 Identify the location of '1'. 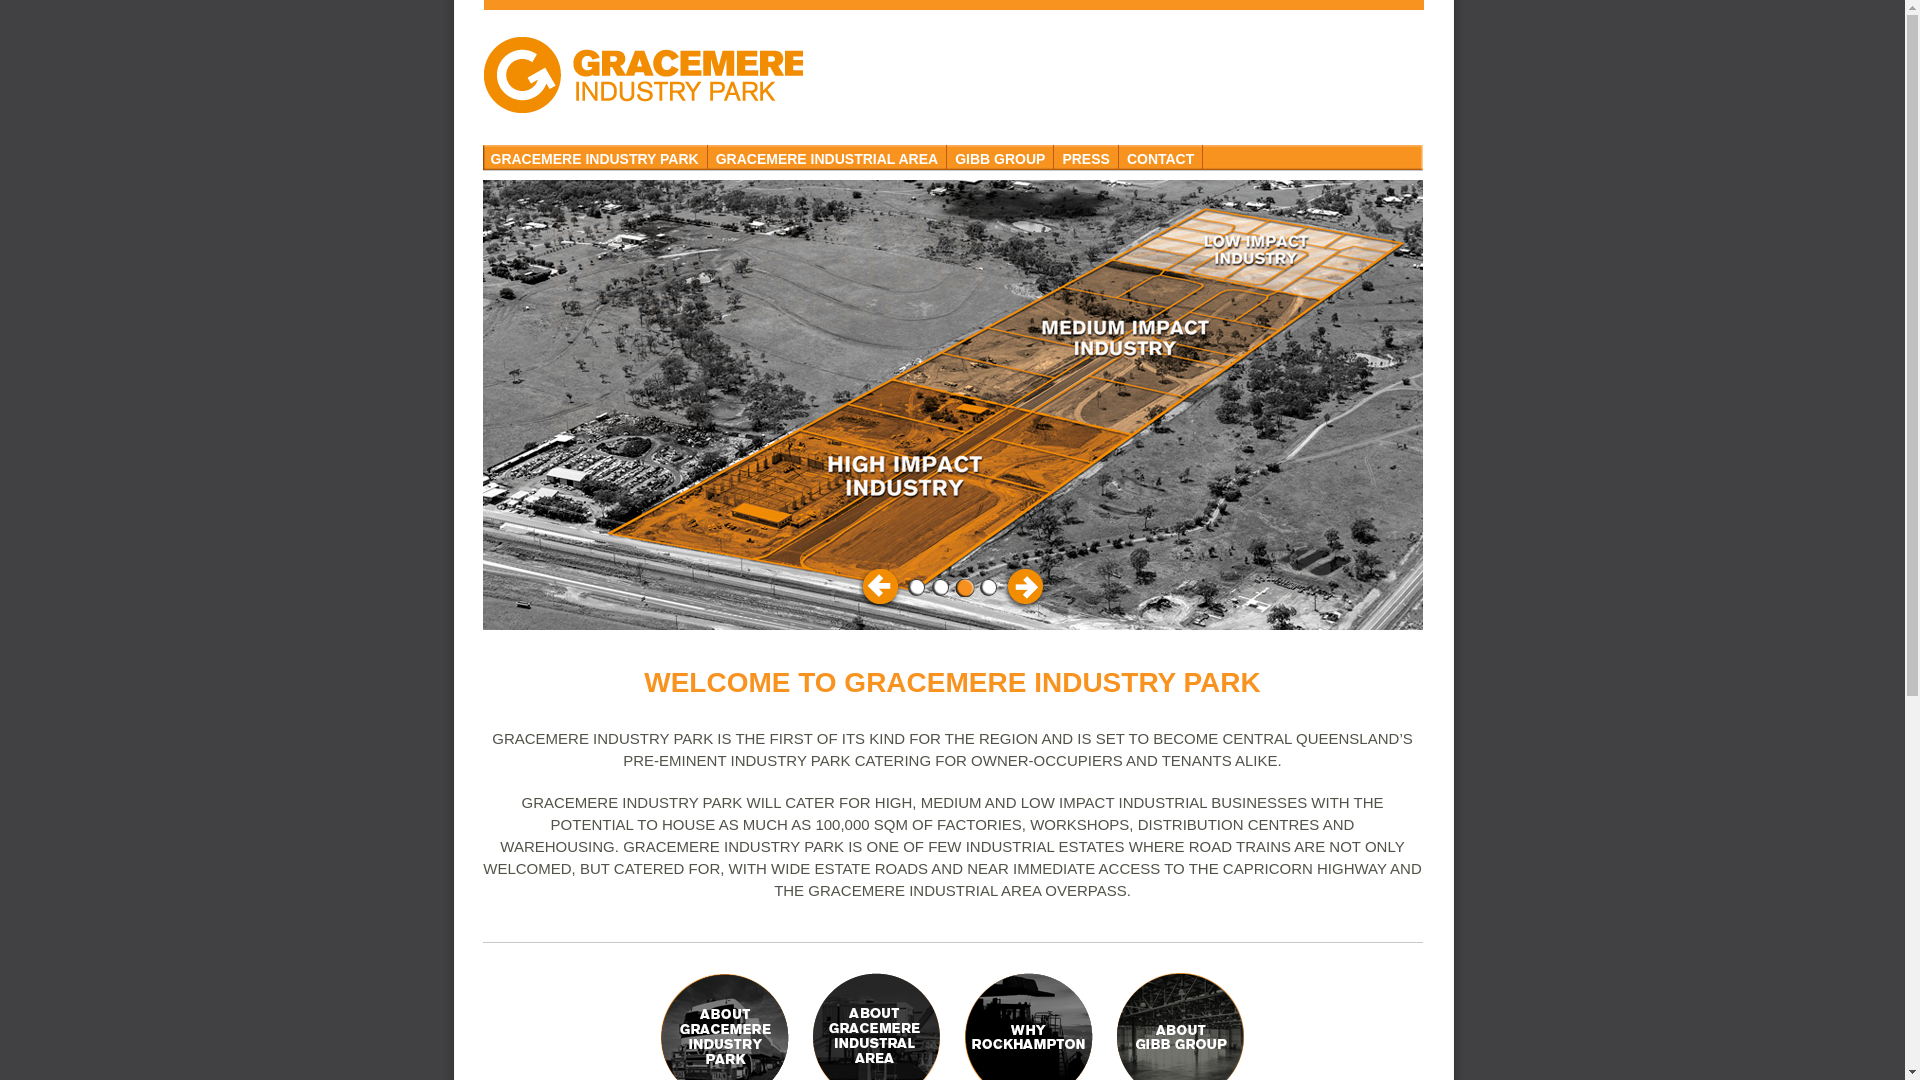
(915, 586).